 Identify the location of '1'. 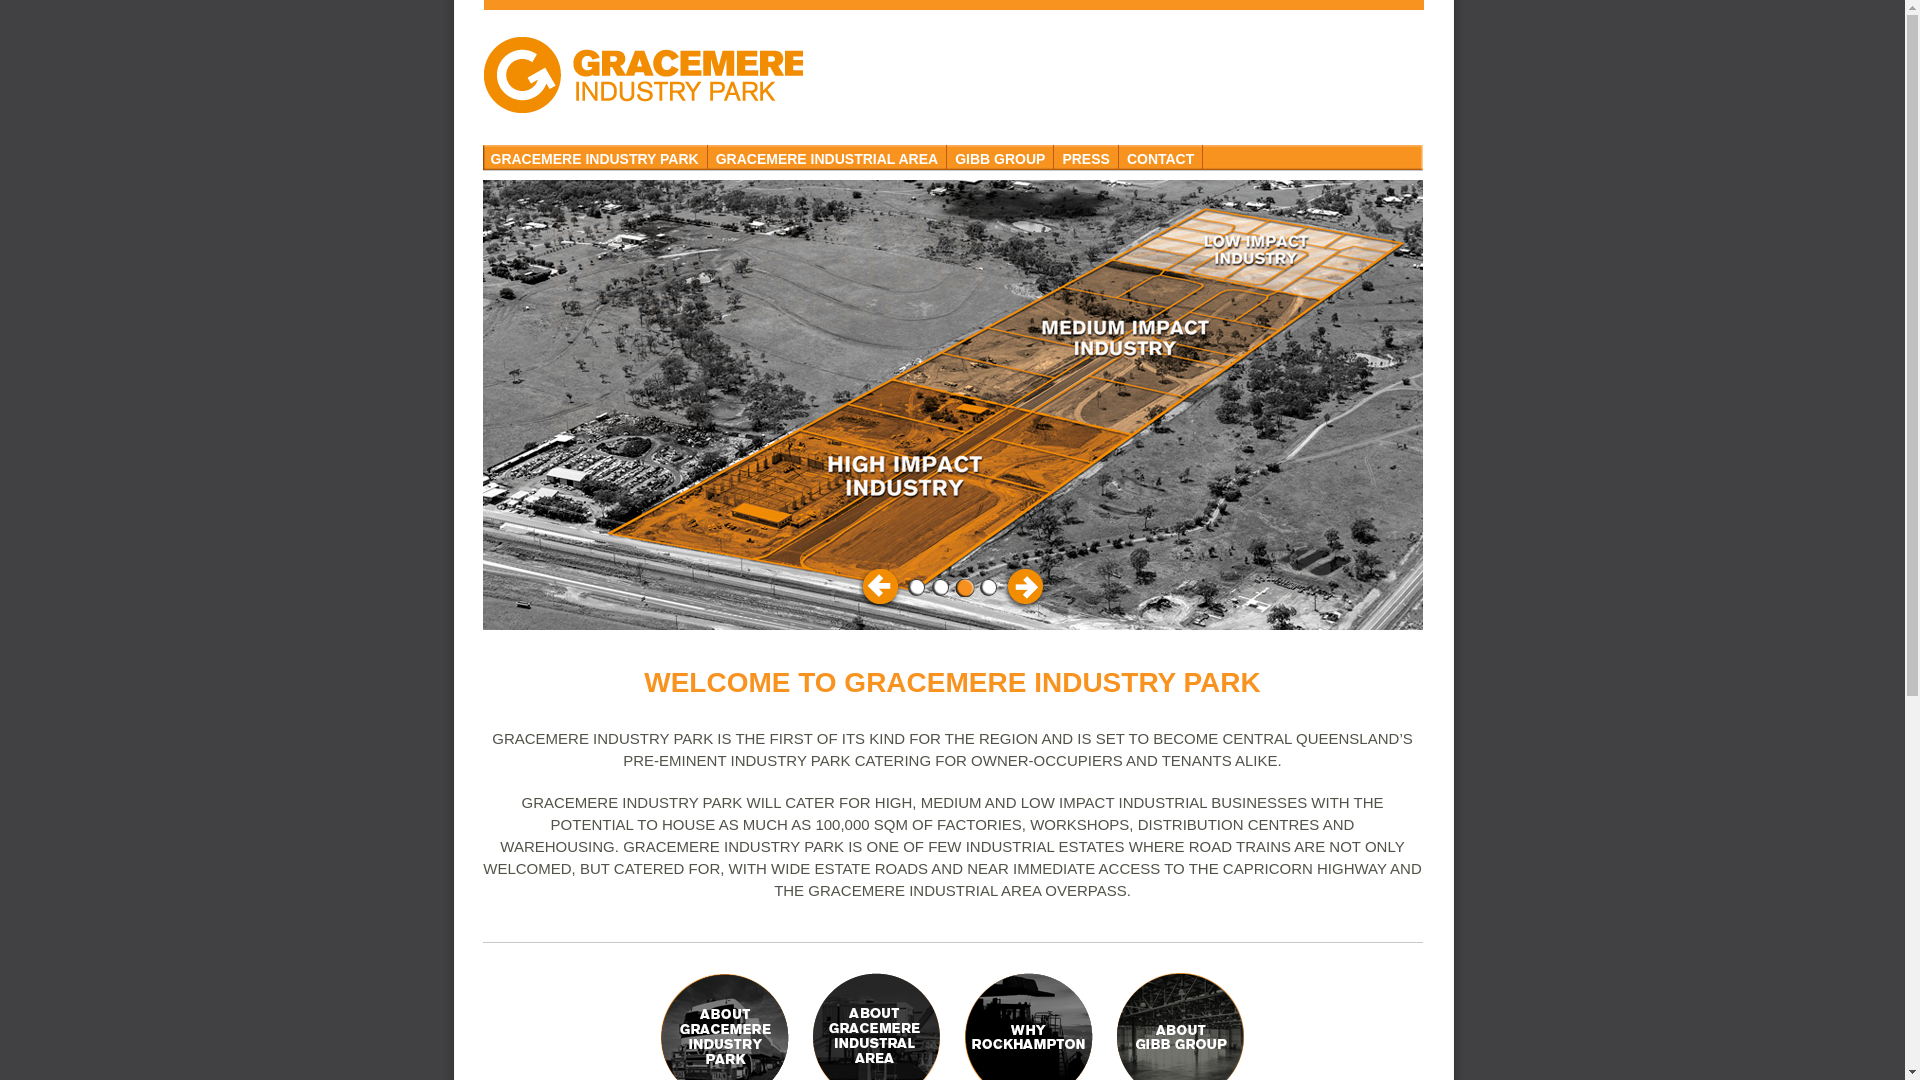
(915, 586).